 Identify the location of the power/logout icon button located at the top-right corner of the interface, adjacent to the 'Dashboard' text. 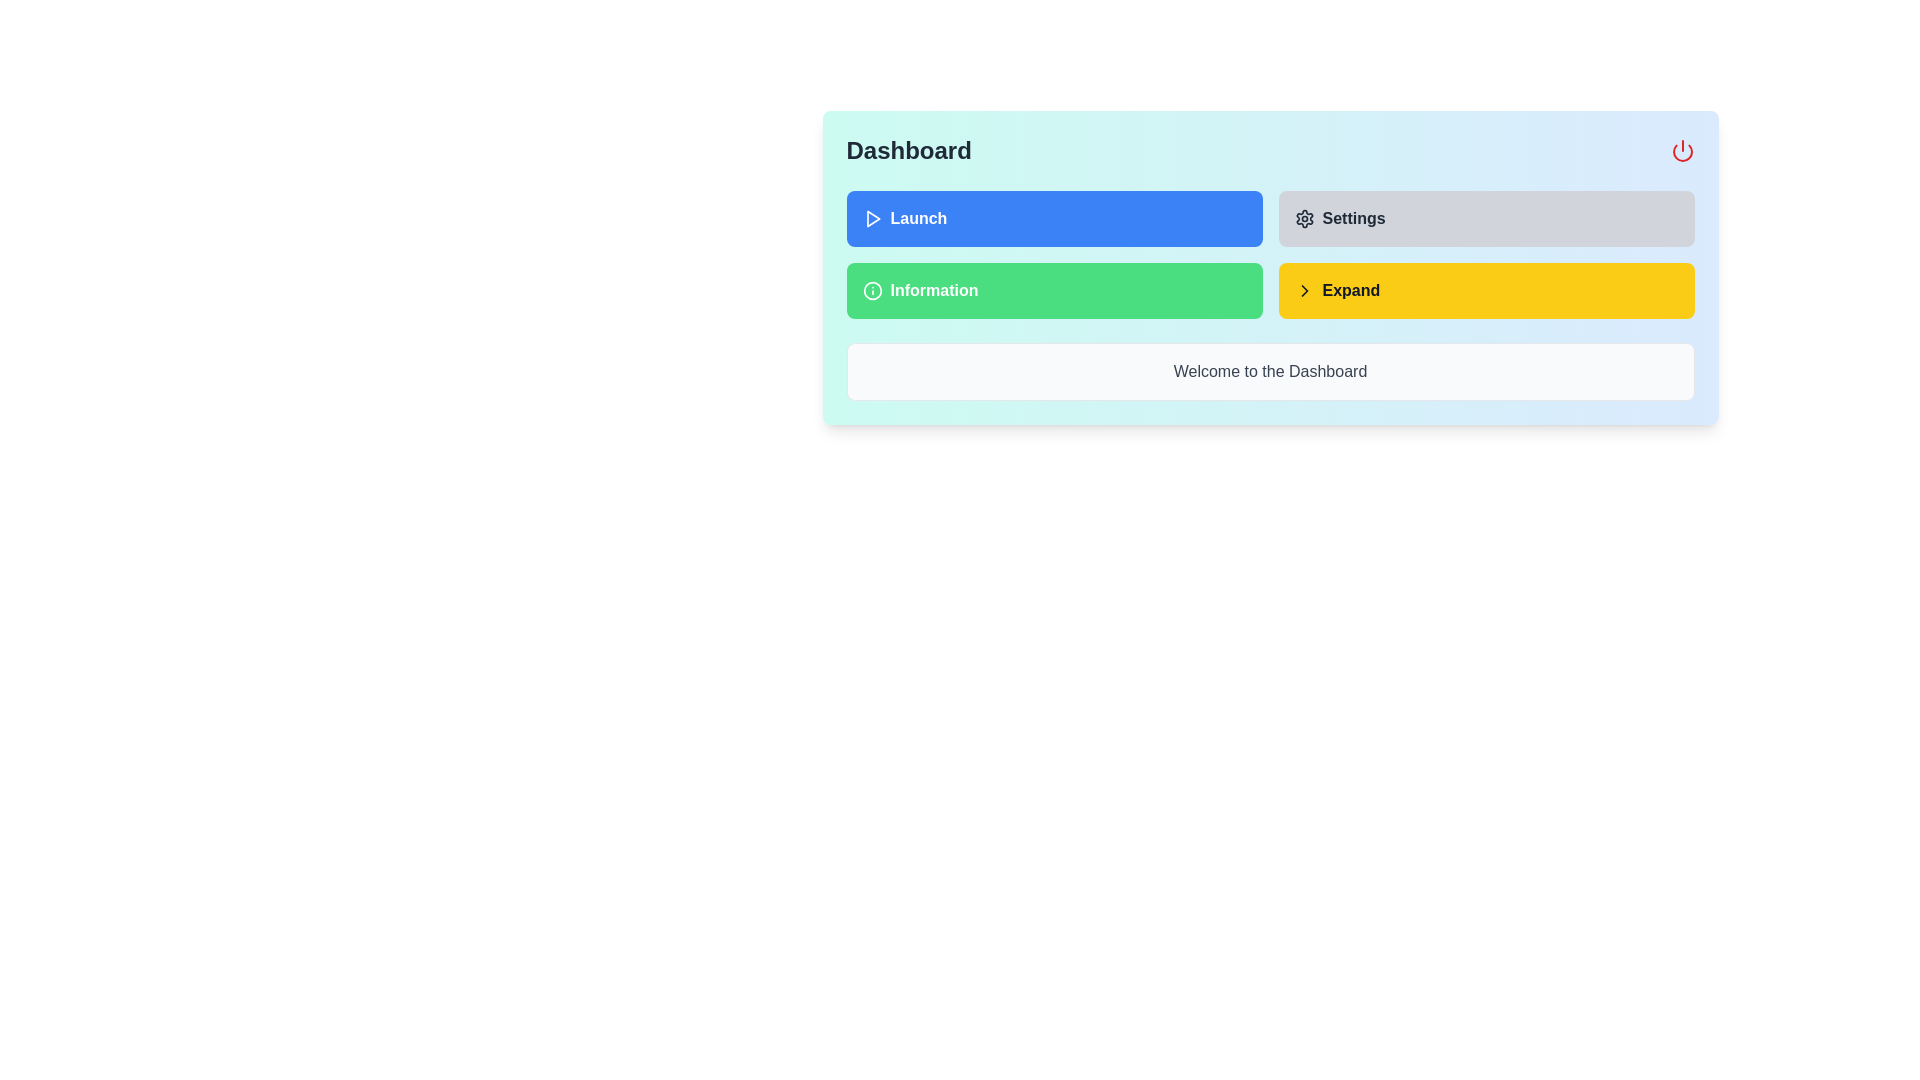
(1681, 149).